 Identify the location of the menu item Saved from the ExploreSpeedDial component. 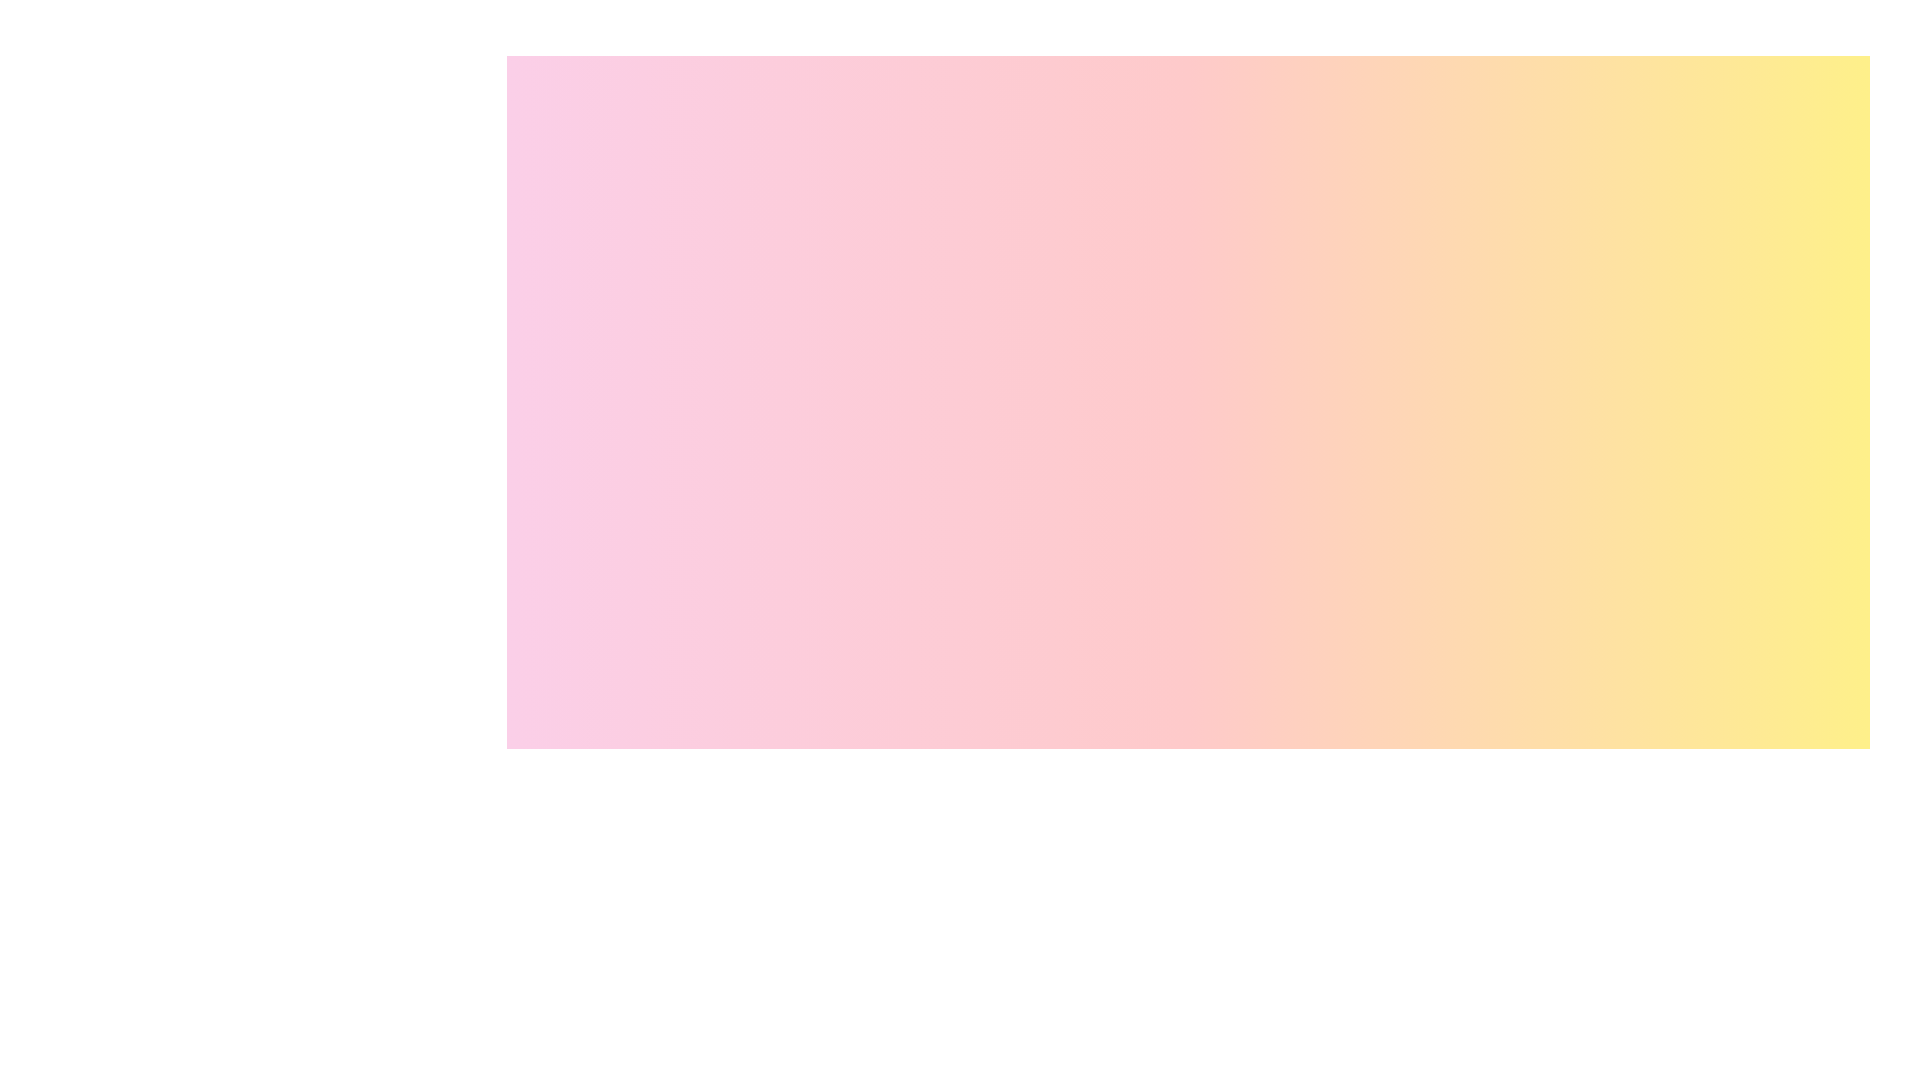
(1836, 951).